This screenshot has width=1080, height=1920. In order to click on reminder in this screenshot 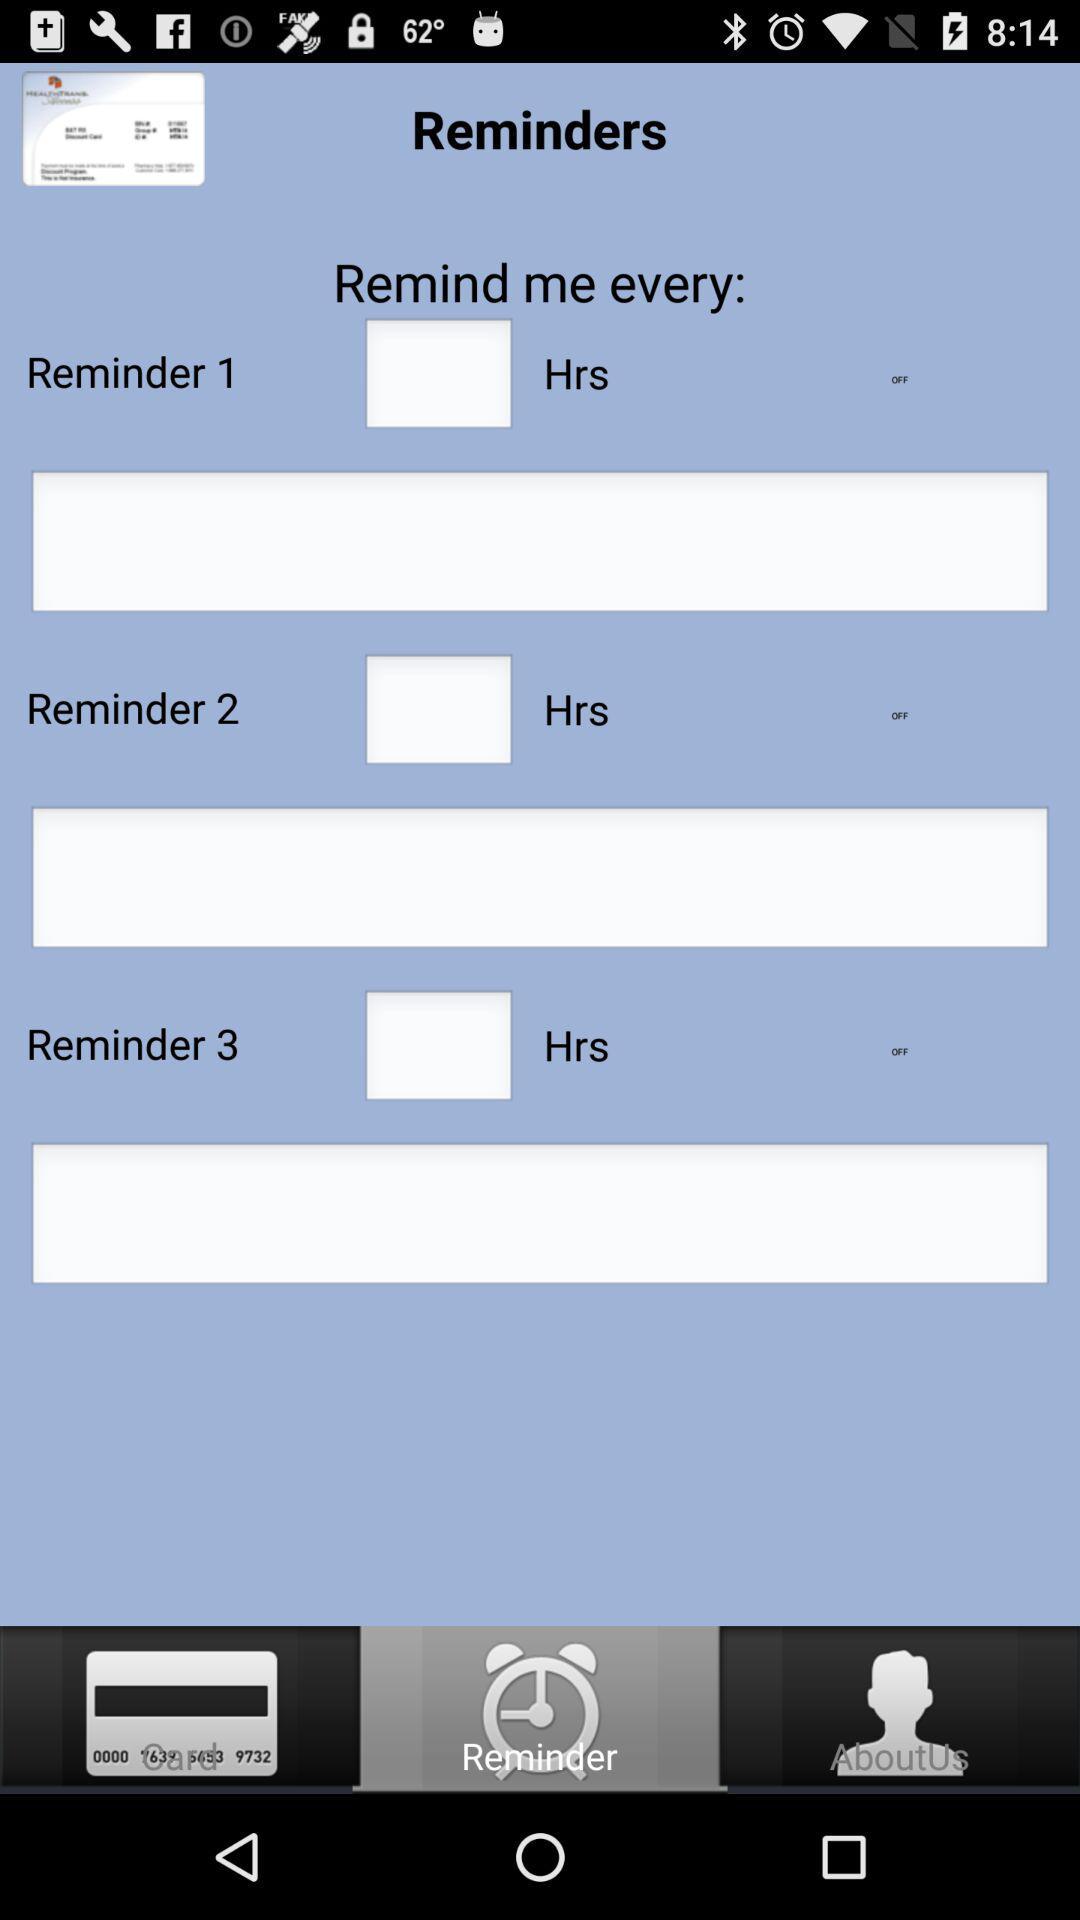, I will do `click(540, 882)`.